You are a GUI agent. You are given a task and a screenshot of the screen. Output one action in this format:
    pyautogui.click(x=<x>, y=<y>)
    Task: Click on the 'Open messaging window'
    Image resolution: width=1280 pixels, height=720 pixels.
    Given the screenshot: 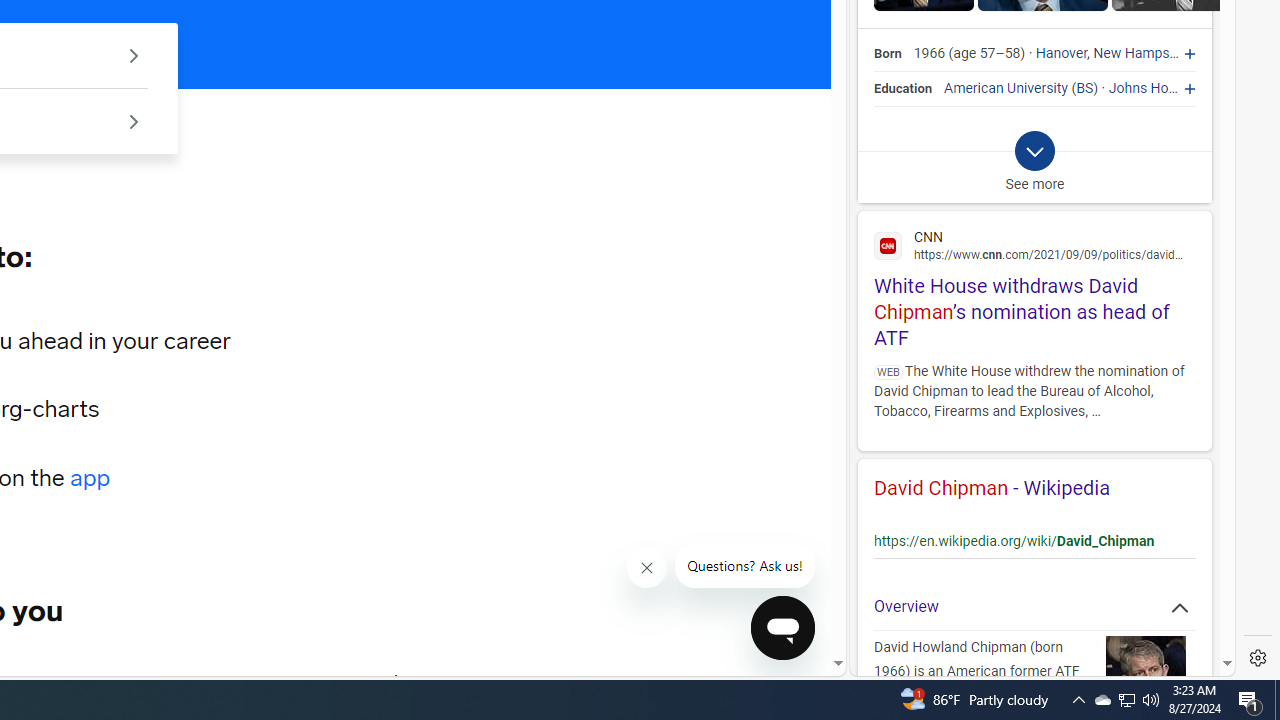 What is the action you would take?
    pyautogui.click(x=782, y=627)
    